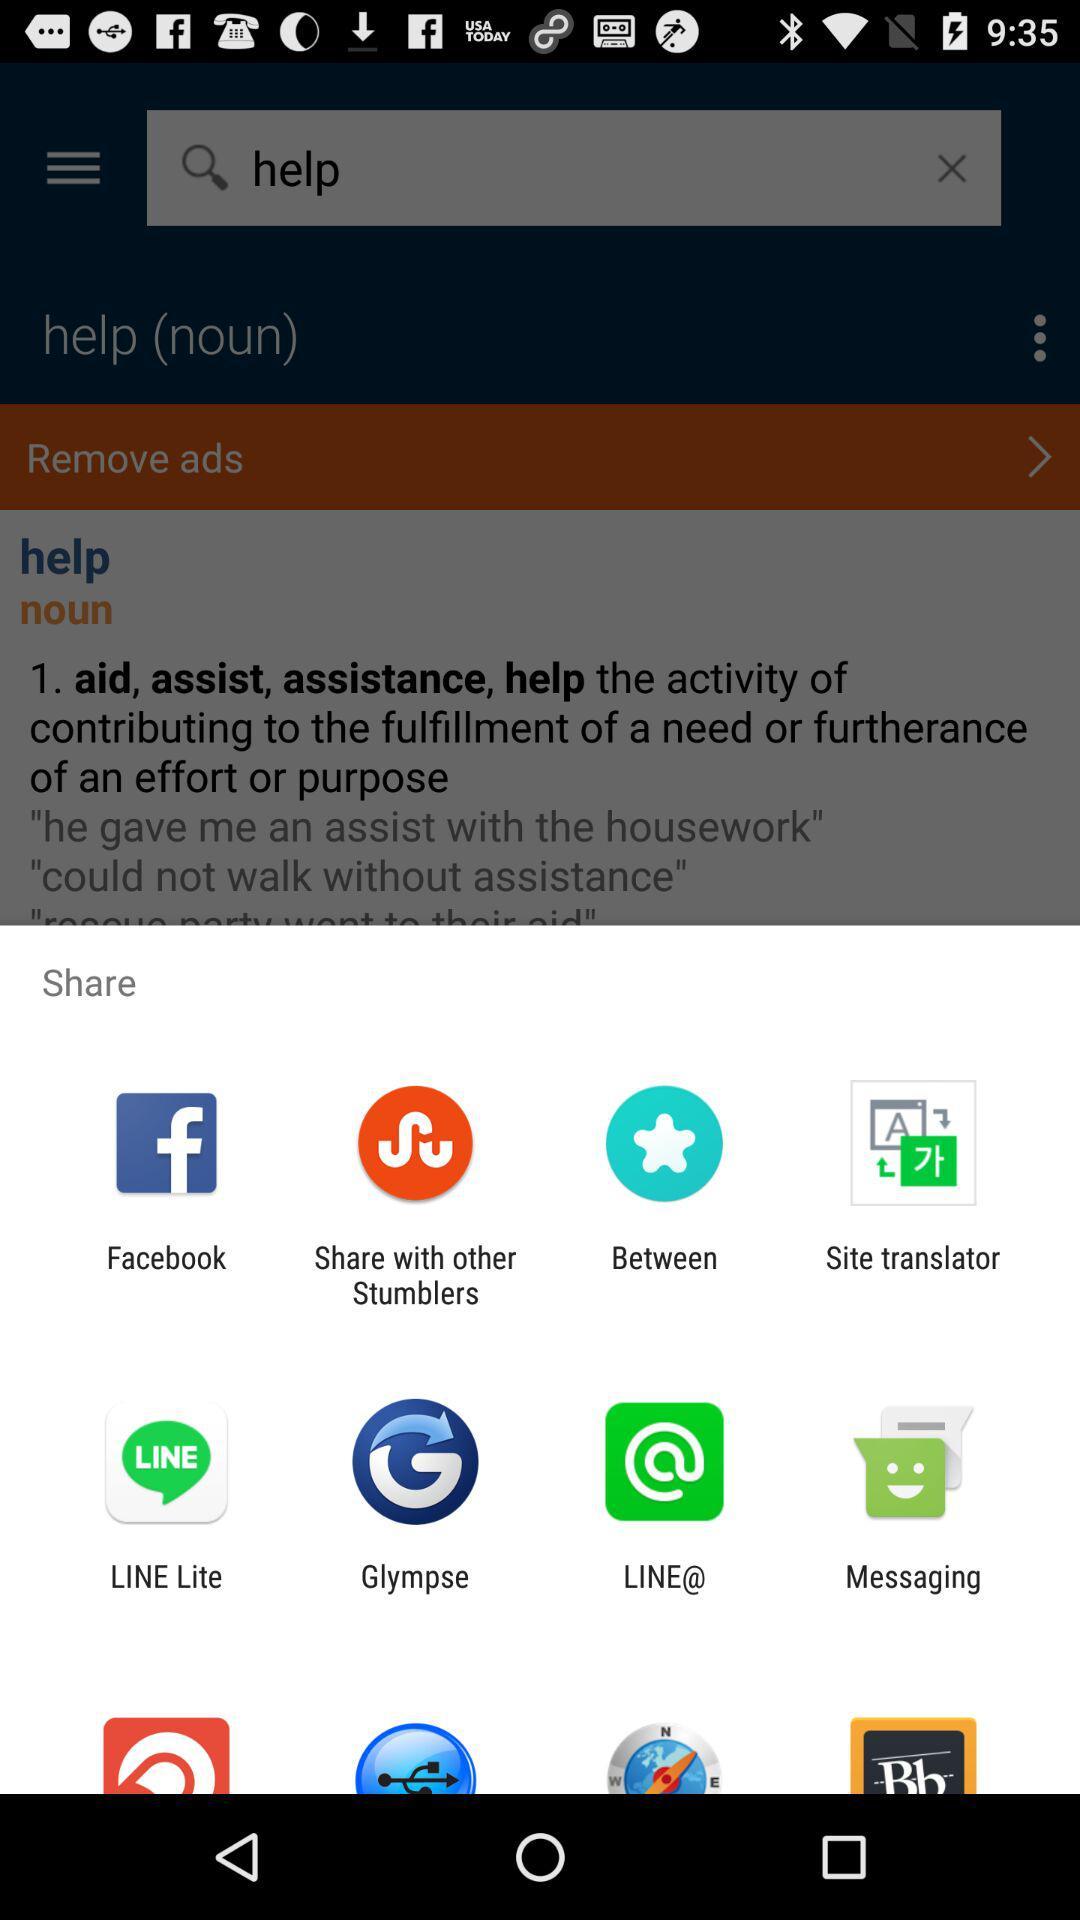 This screenshot has width=1080, height=1920. What do you see at coordinates (664, 1274) in the screenshot?
I see `the app to the left of the site translator icon` at bounding box center [664, 1274].